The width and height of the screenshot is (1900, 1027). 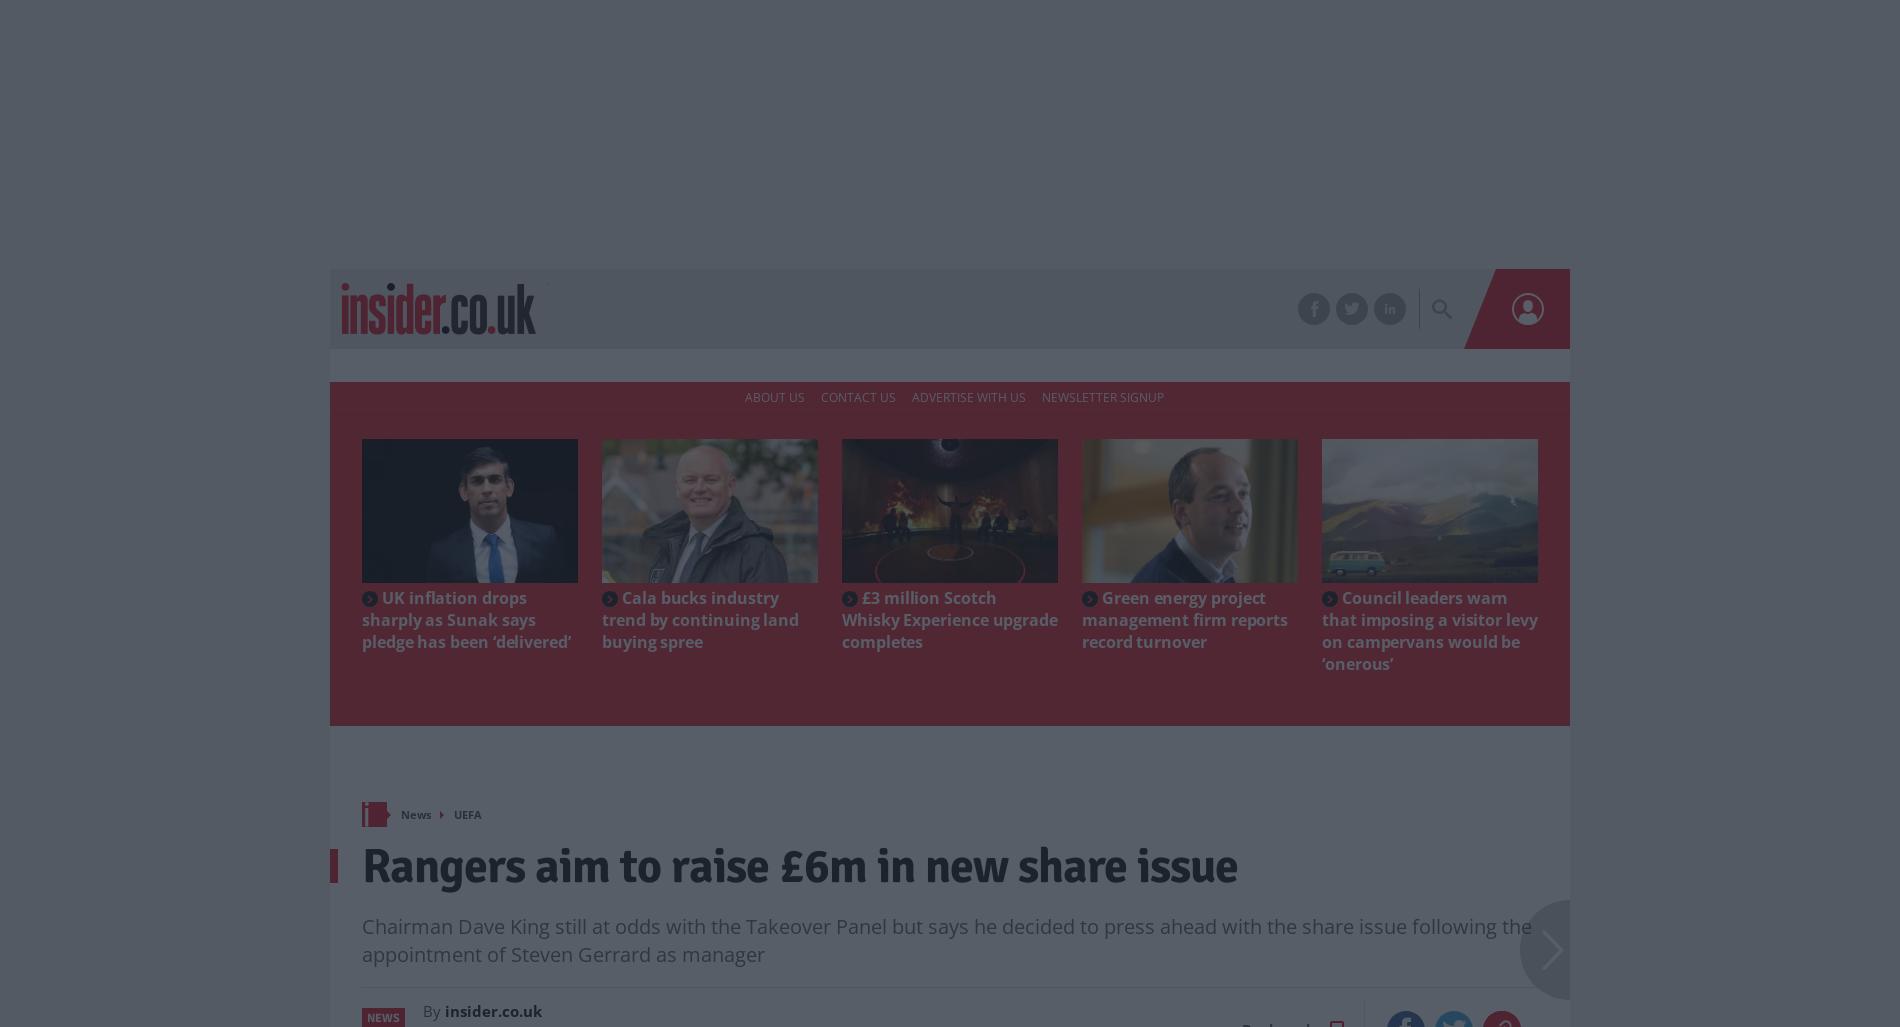 What do you see at coordinates (701, 309) in the screenshot?
I see `'Markets'` at bounding box center [701, 309].